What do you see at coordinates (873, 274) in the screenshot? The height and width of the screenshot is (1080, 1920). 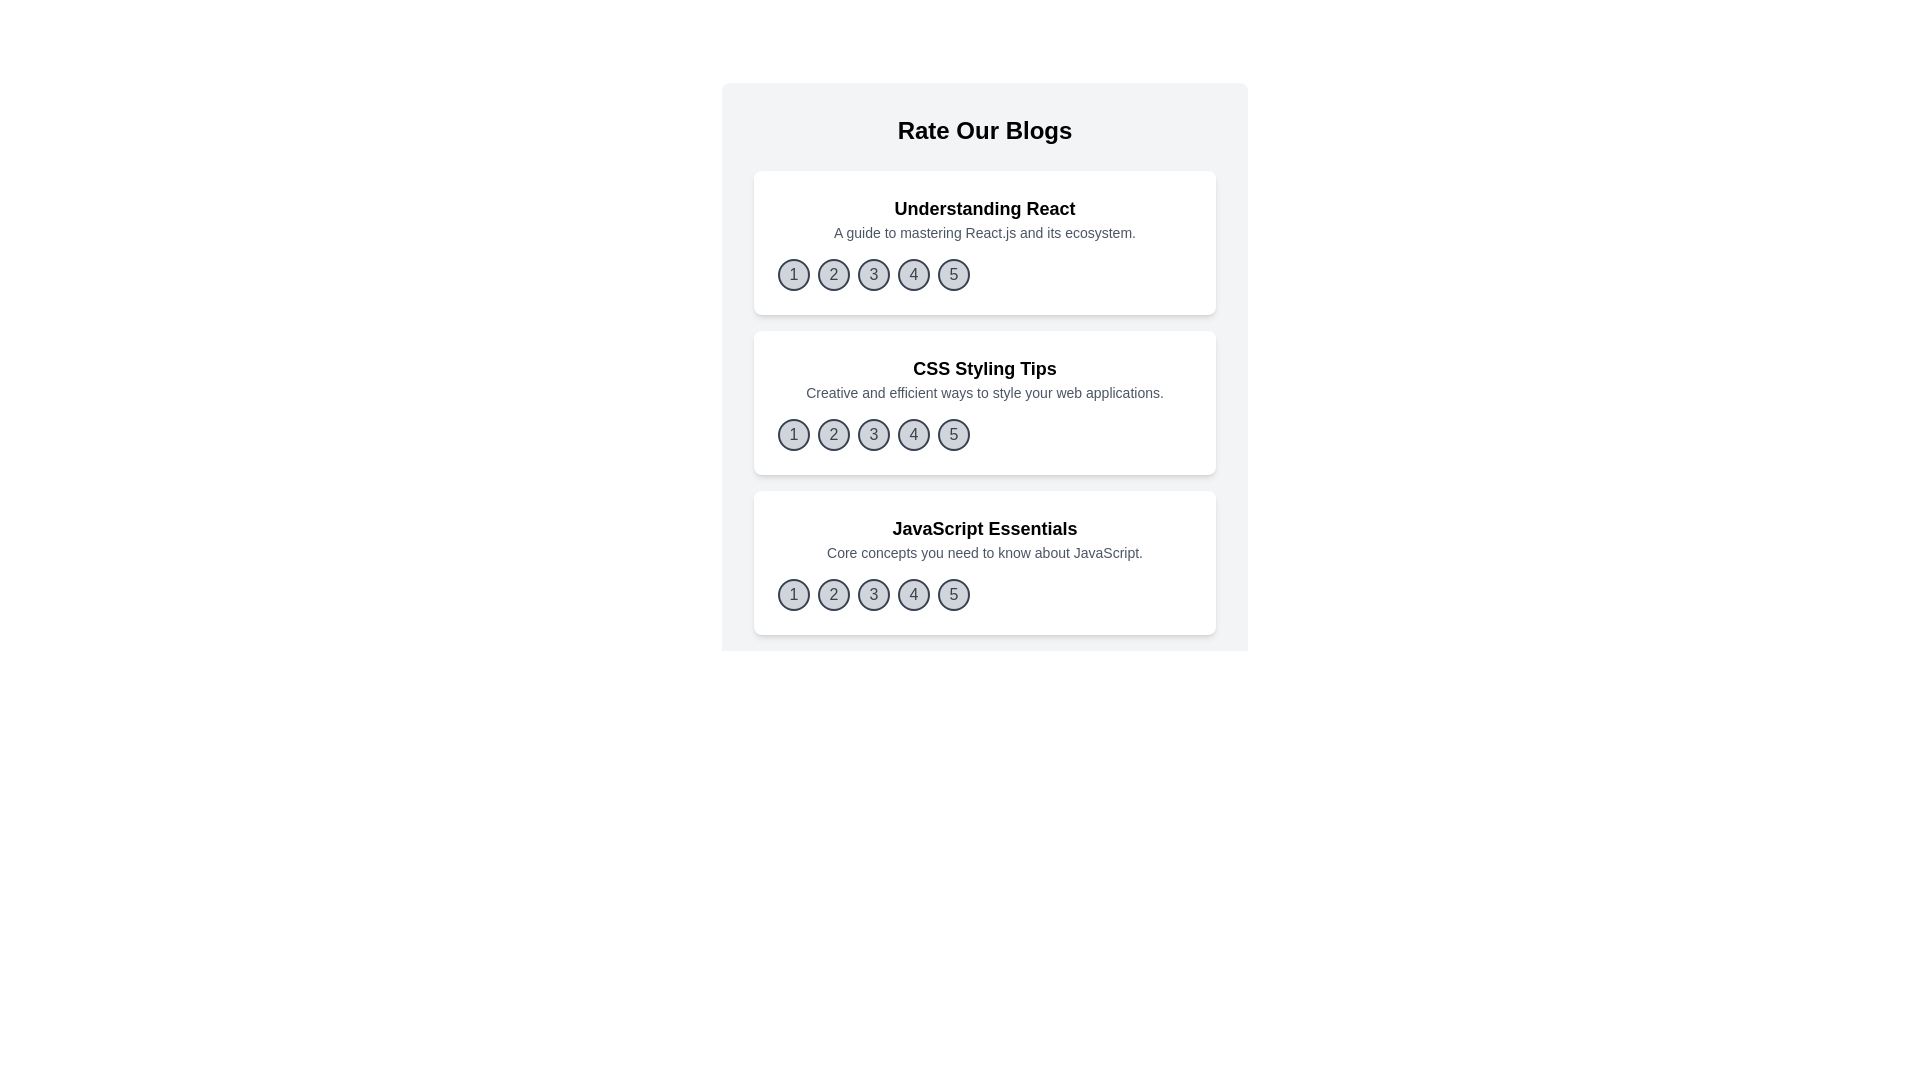 I see `the rating button corresponding to 3 for the blog titled 'Understanding React'` at bounding box center [873, 274].